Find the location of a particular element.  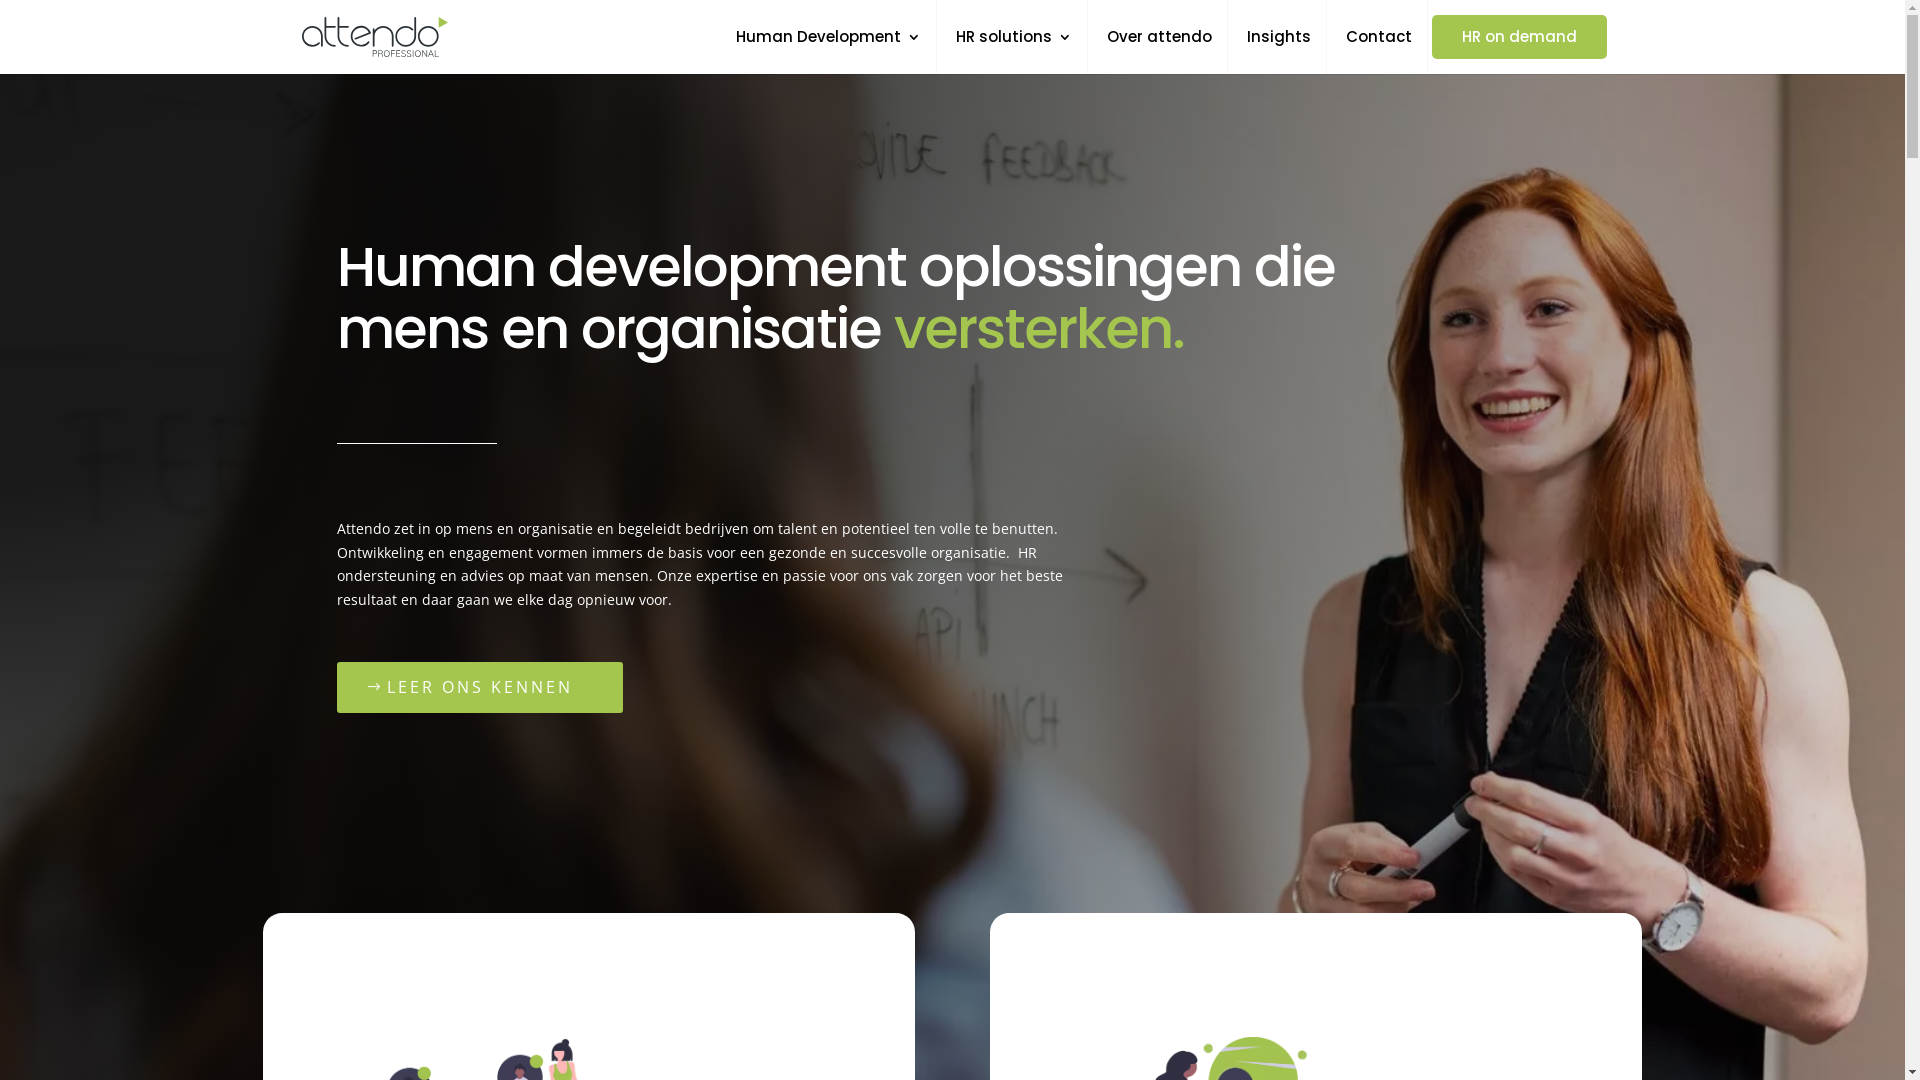

'Over attendo' is located at coordinates (1159, 50).